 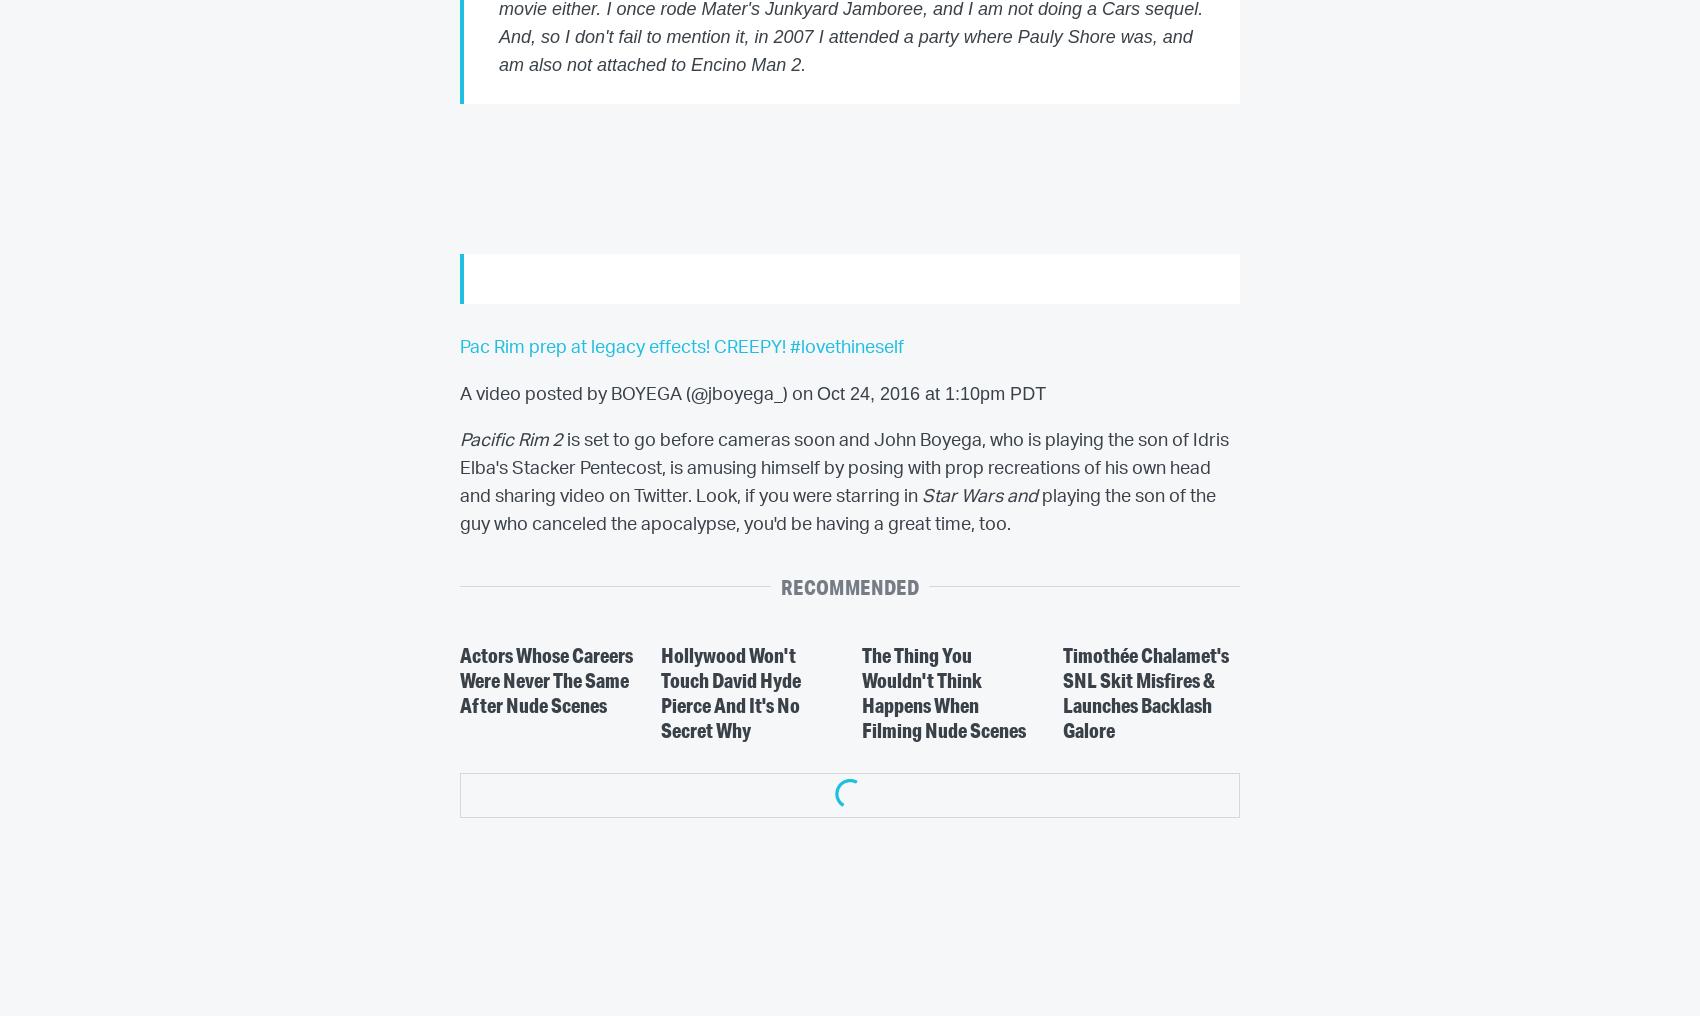 I want to click on 'Timothée Chalamet's SNL Skit Misfires & Launches Backlash Galore', so click(x=1060, y=691).